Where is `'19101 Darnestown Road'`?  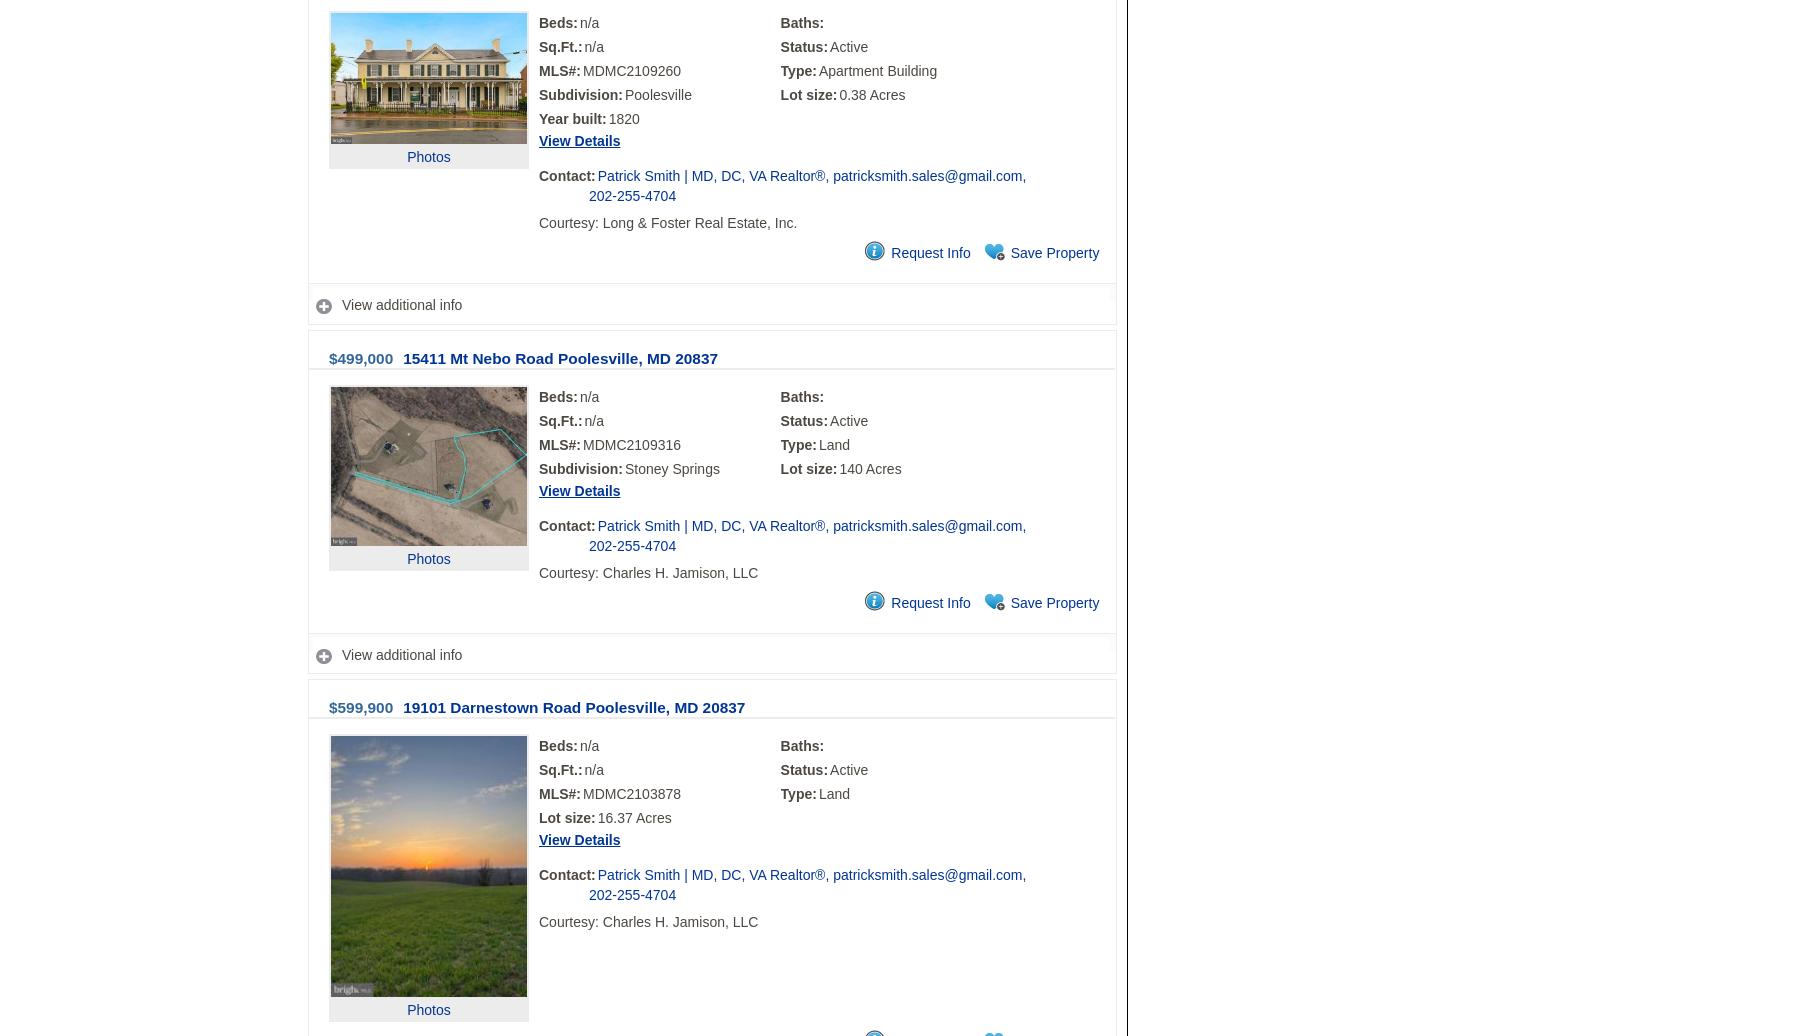 '19101 Darnestown Road' is located at coordinates (492, 706).